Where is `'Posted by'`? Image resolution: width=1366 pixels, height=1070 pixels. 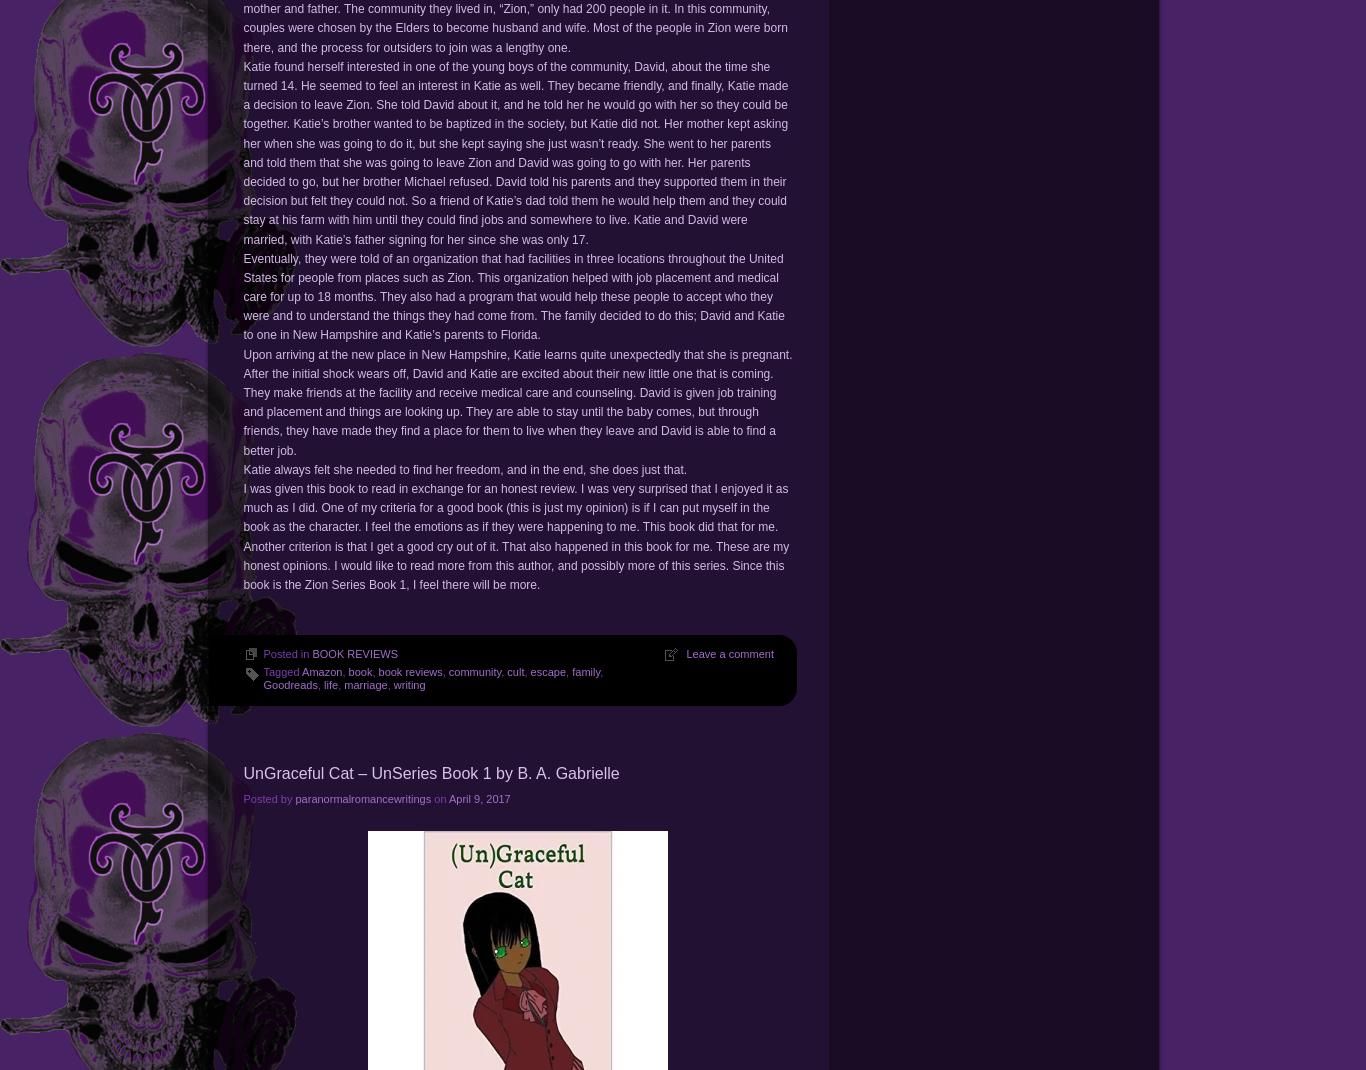
'Posted by' is located at coordinates (268, 797).